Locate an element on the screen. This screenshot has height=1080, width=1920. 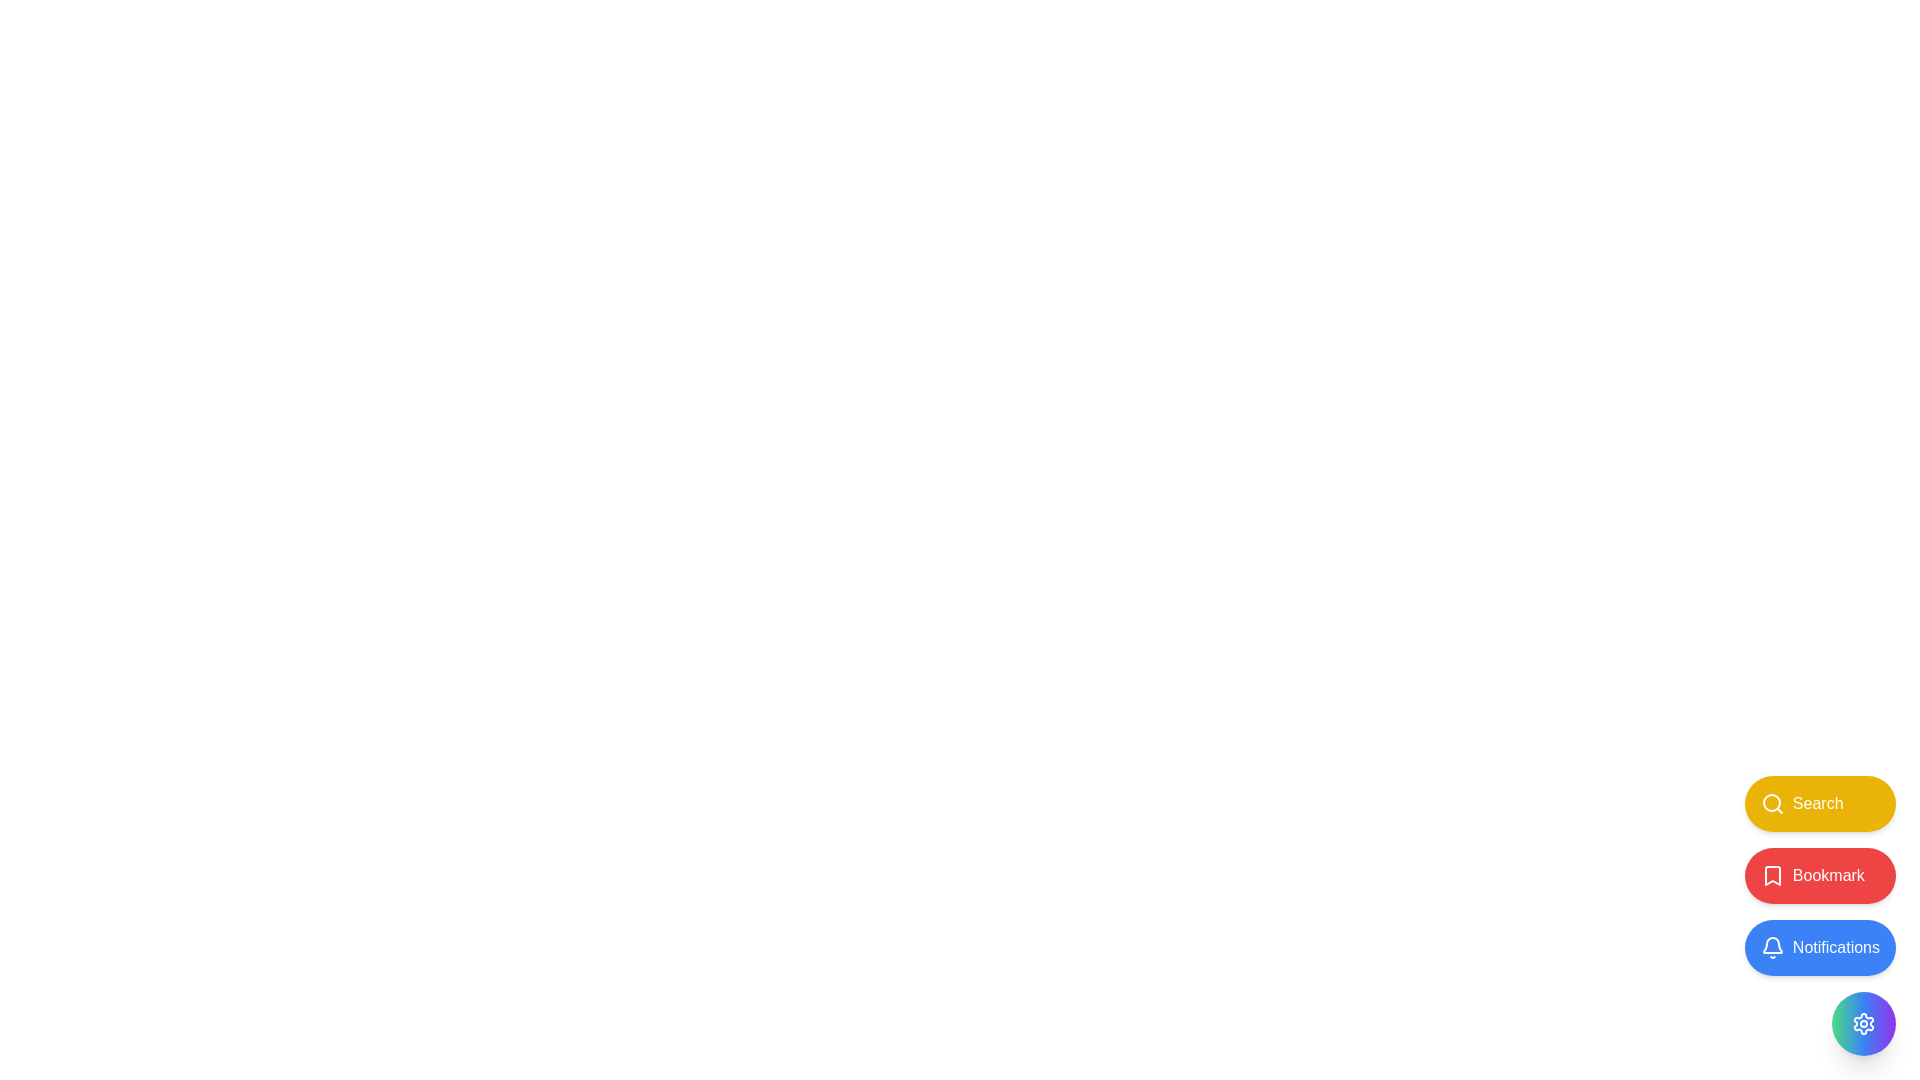
the bookmark button located between the yellow 'Search' button and the blue 'Notifications' button is located at coordinates (1820, 874).